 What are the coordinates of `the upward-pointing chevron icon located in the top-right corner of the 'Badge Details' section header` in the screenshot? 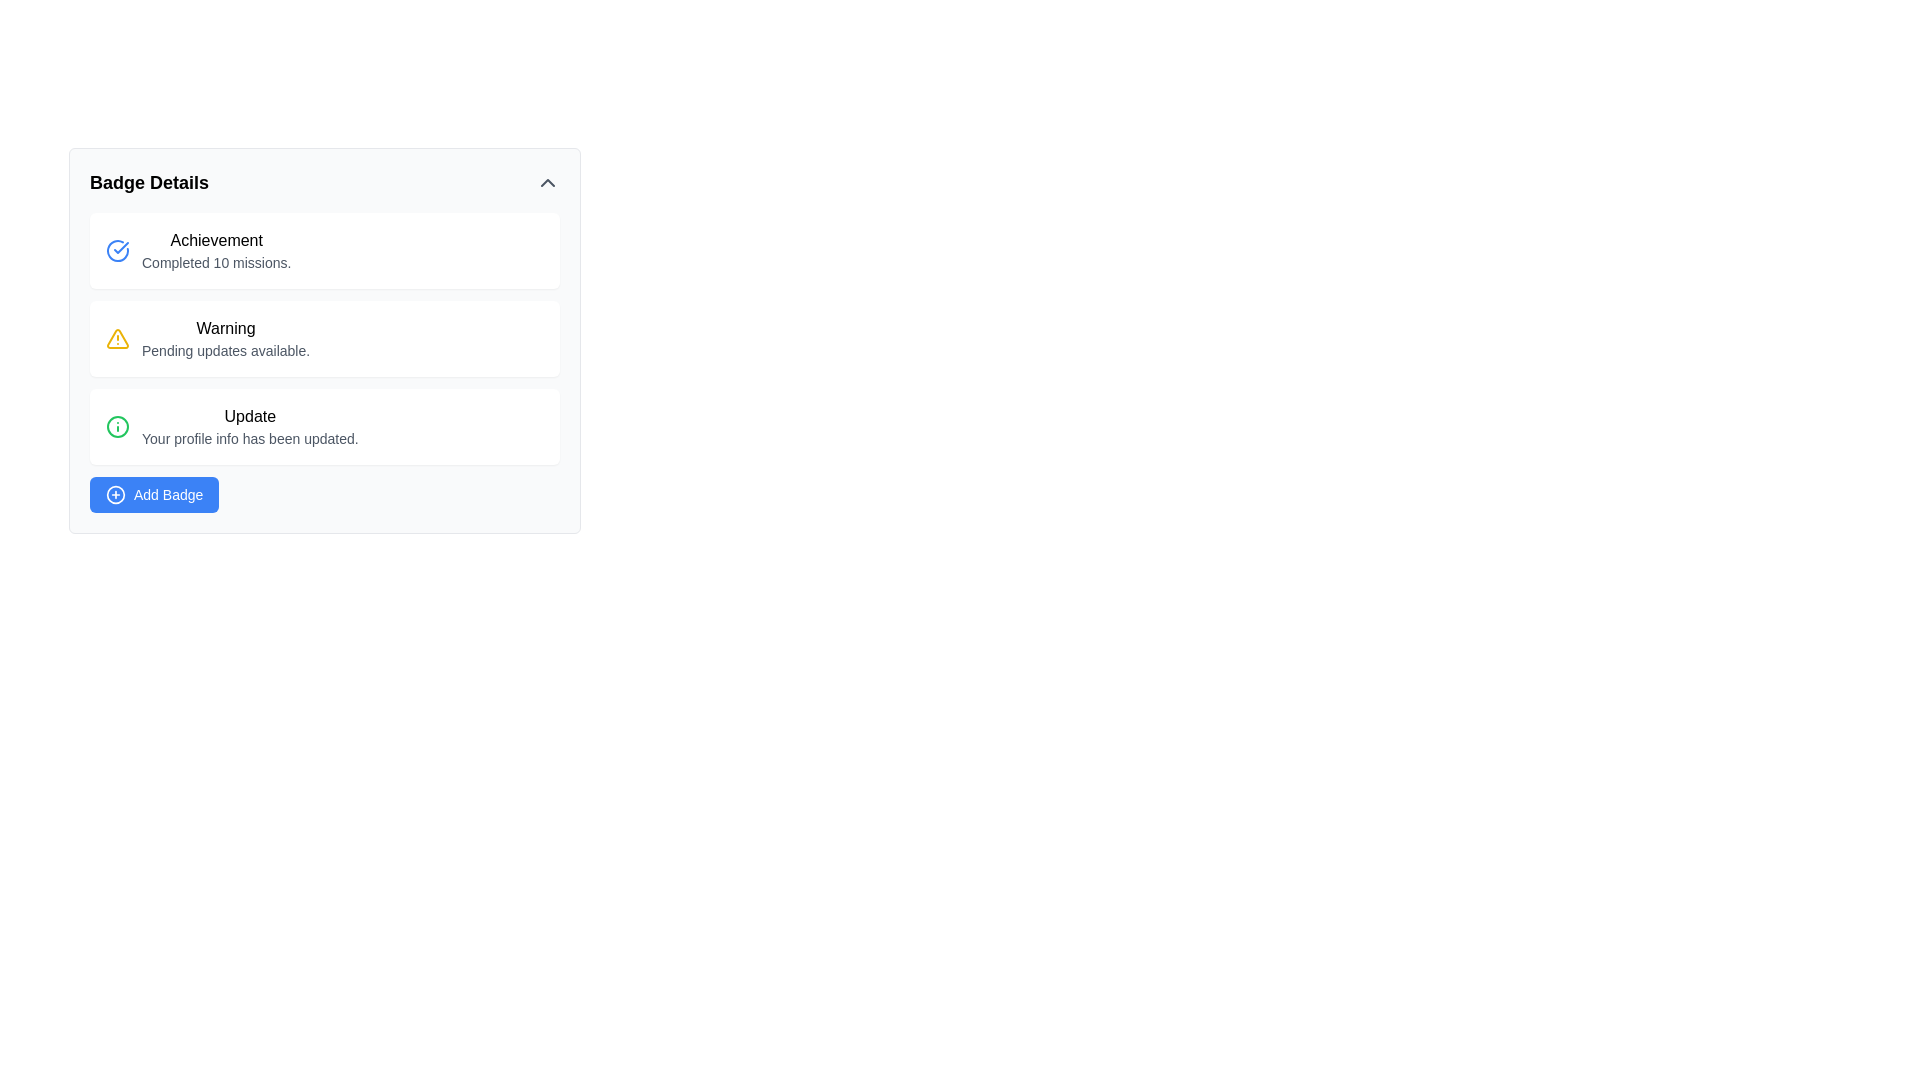 It's located at (547, 182).